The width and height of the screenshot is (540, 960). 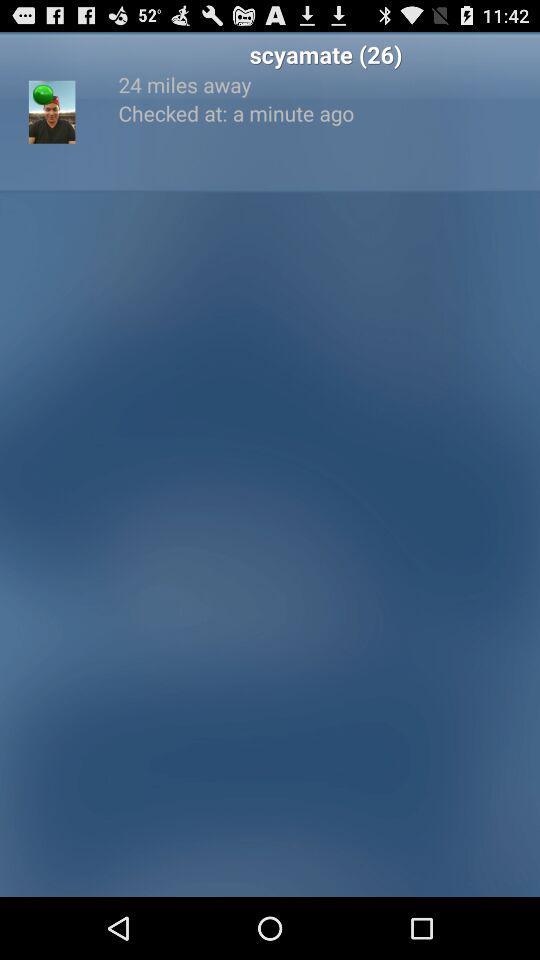 What do you see at coordinates (325, 53) in the screenshot?
I see `scyamate (26) item` at bounding box center [325, 53].